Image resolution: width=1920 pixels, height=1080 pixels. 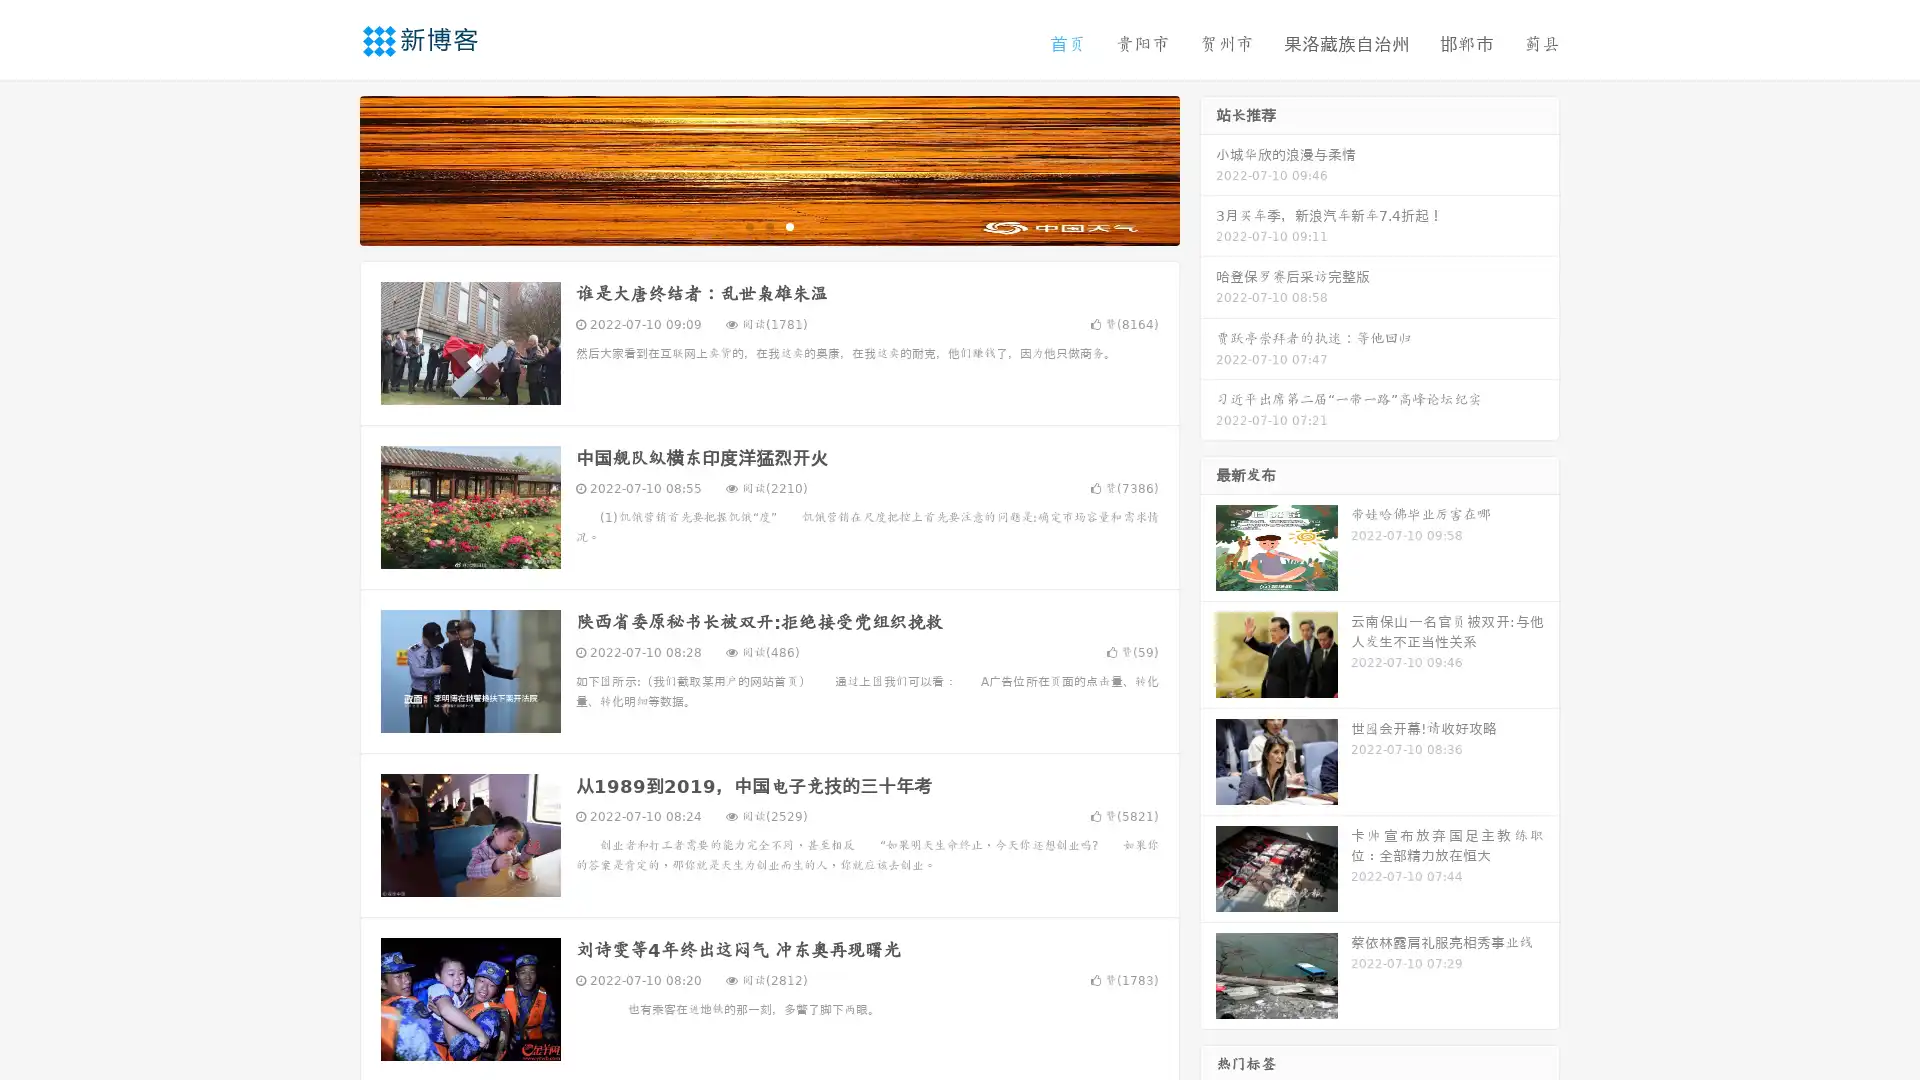 I want to click on Previous slide, so click(x=330, y=168).